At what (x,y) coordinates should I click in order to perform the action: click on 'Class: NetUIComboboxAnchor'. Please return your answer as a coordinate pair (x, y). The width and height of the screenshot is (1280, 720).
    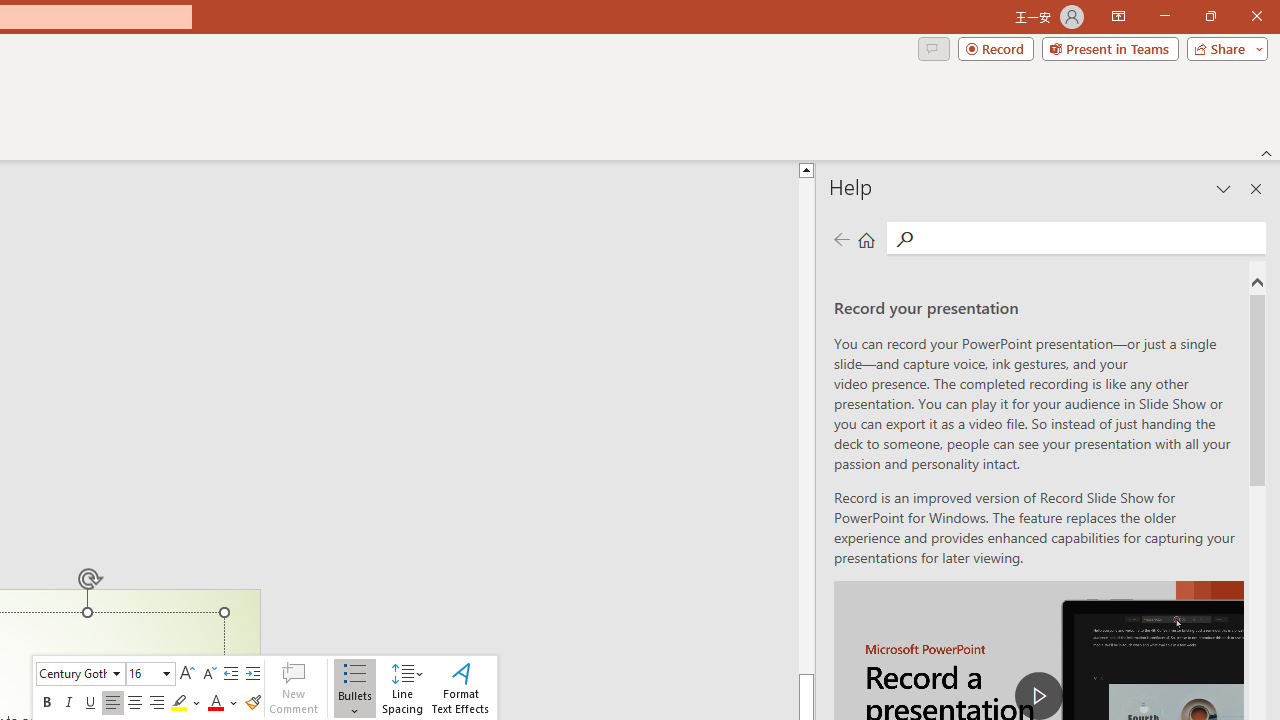
    Looking at the image, I should click on (150, 673).